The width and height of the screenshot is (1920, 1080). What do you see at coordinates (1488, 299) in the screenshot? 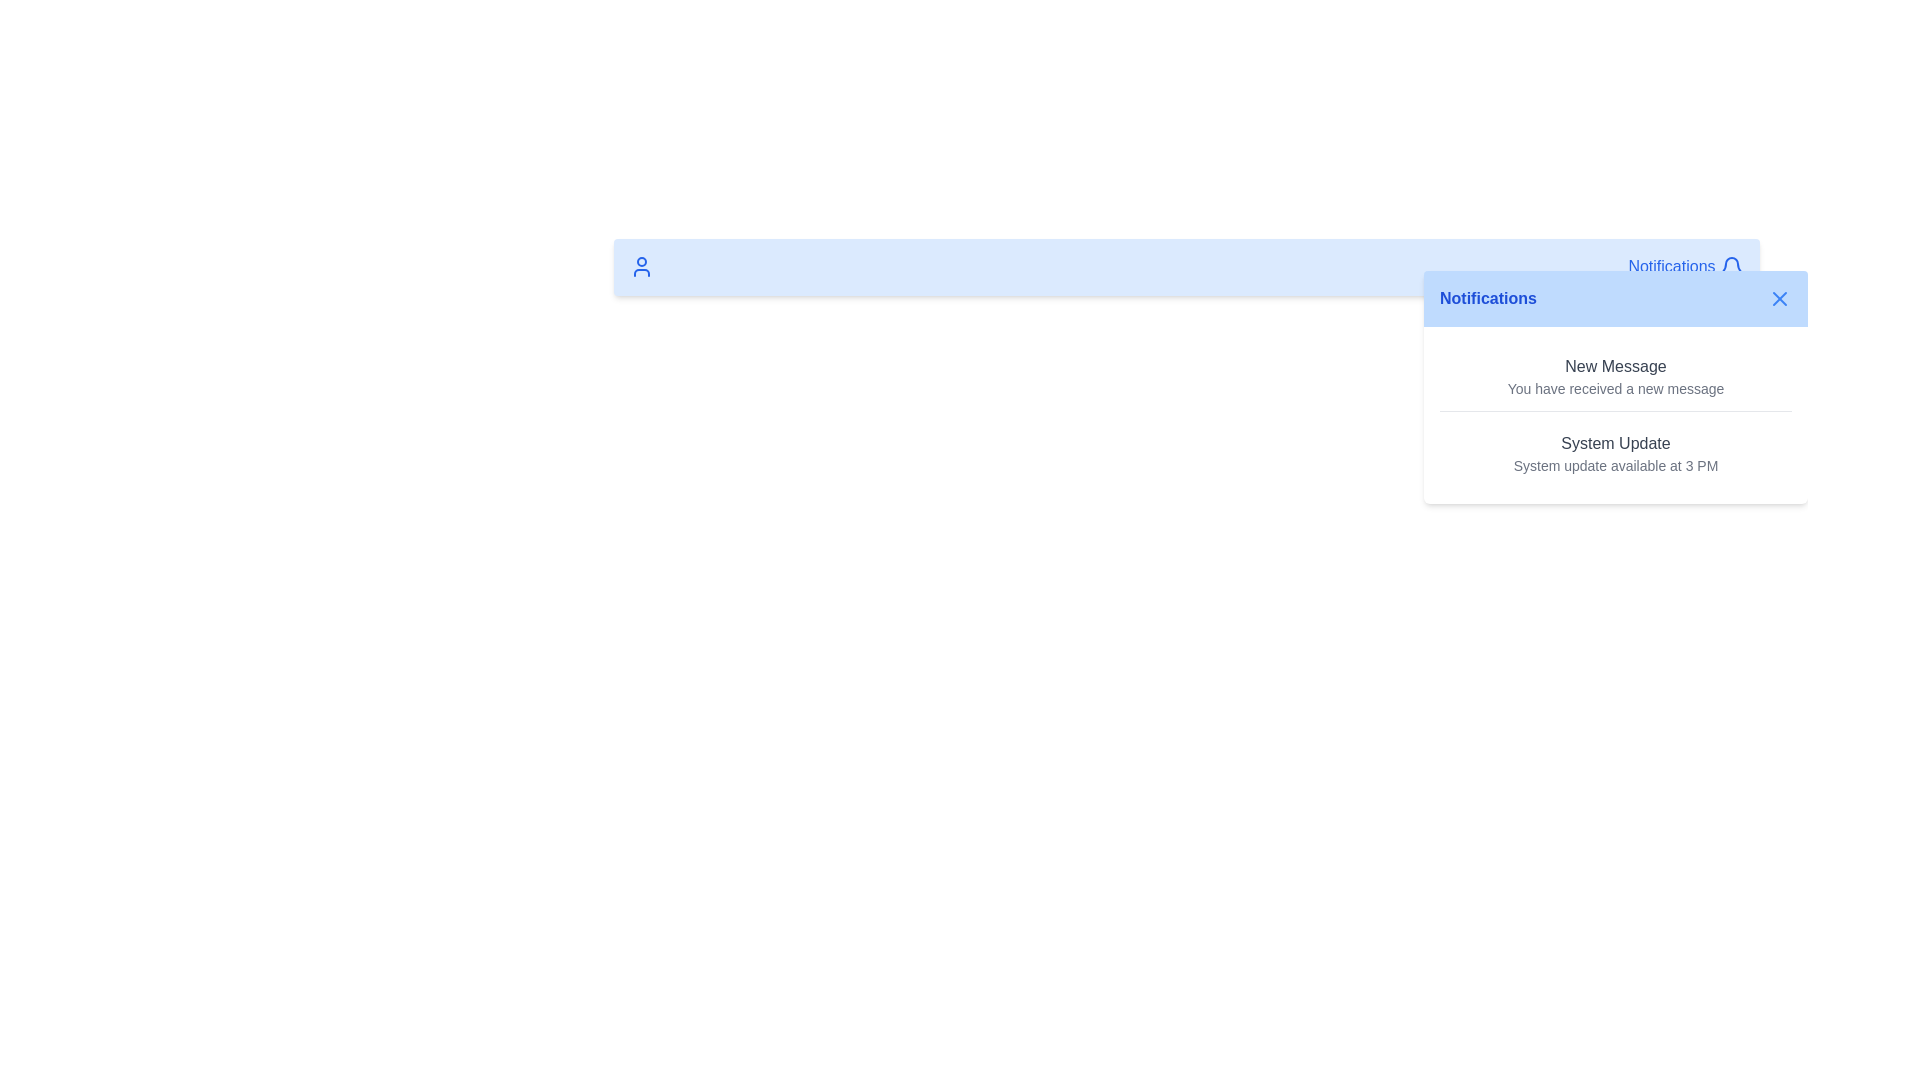
I see `the Text label in the notification dropdown header to access nearby elements for closing the dropdown or interacting with notifications` at bounding box center [1488, 299].